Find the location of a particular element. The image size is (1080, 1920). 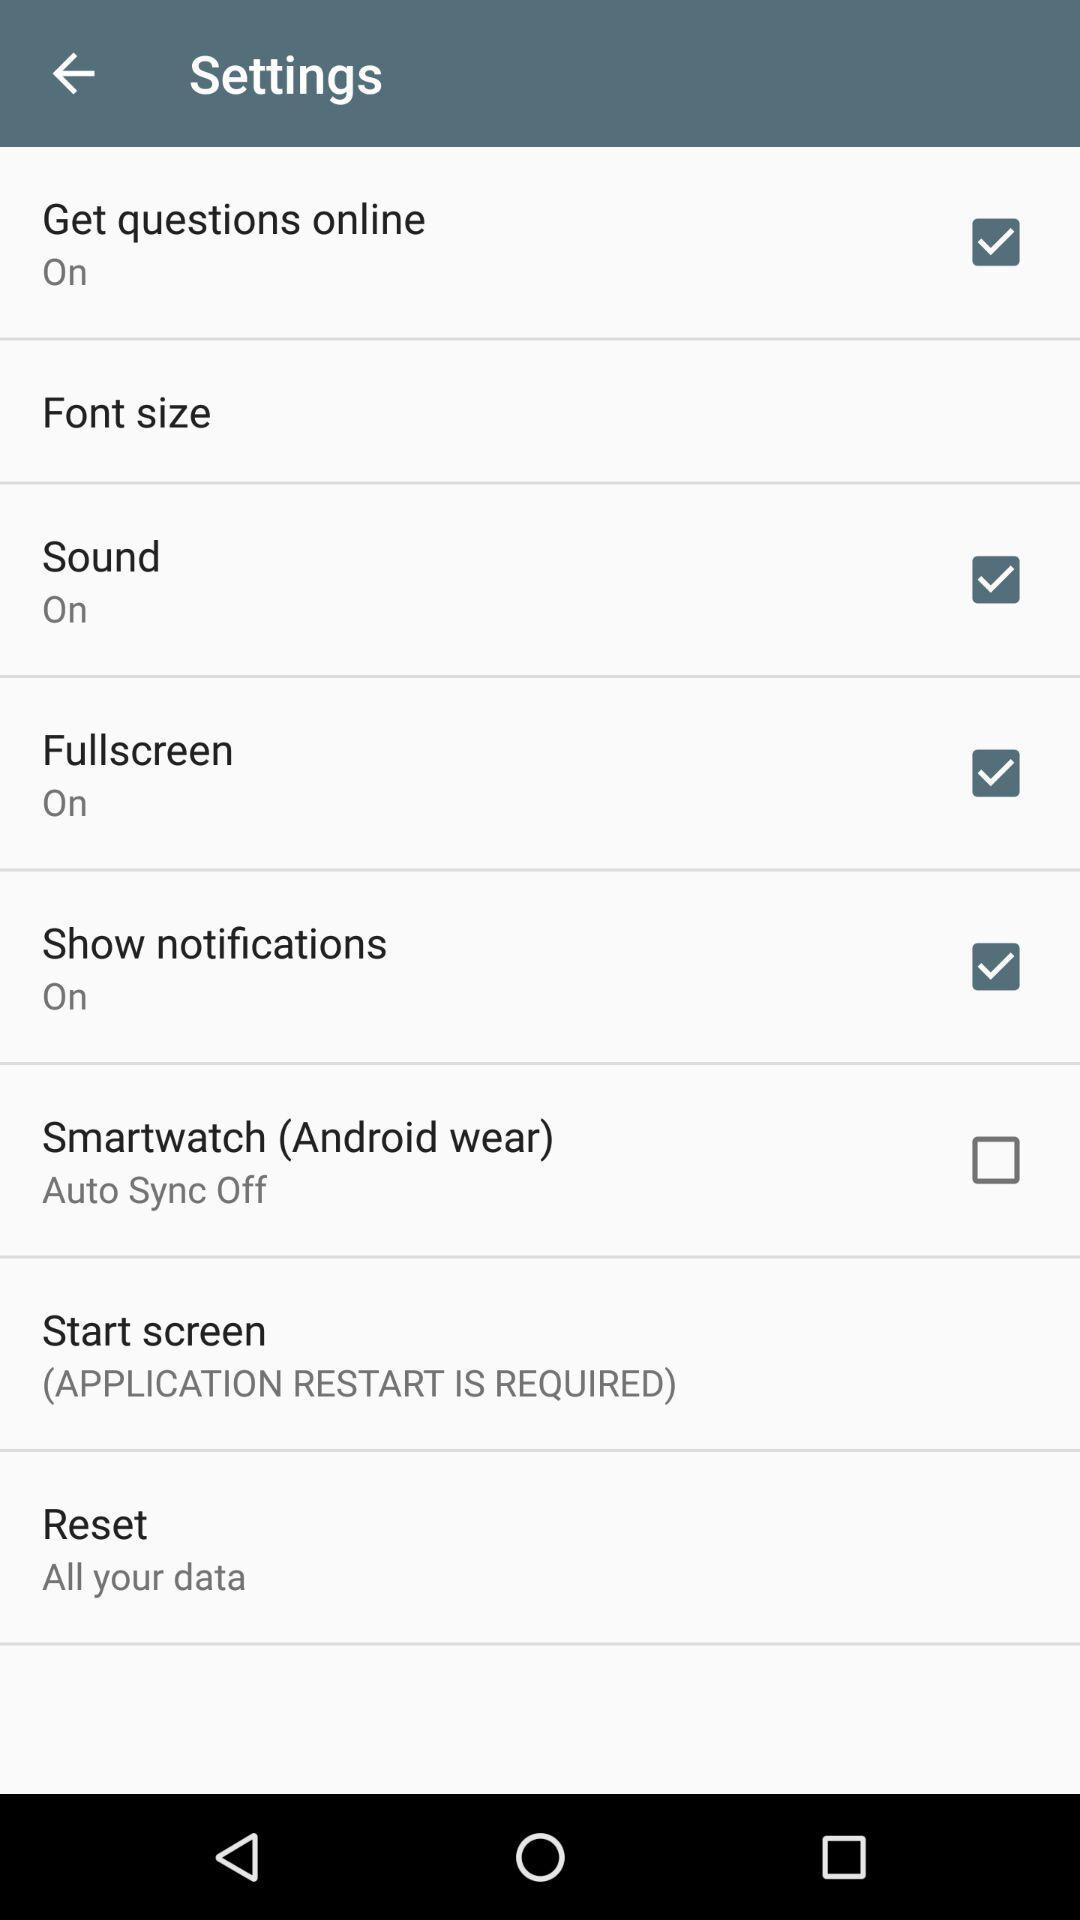

the icon below on item is located at coordinates (298, 1135).